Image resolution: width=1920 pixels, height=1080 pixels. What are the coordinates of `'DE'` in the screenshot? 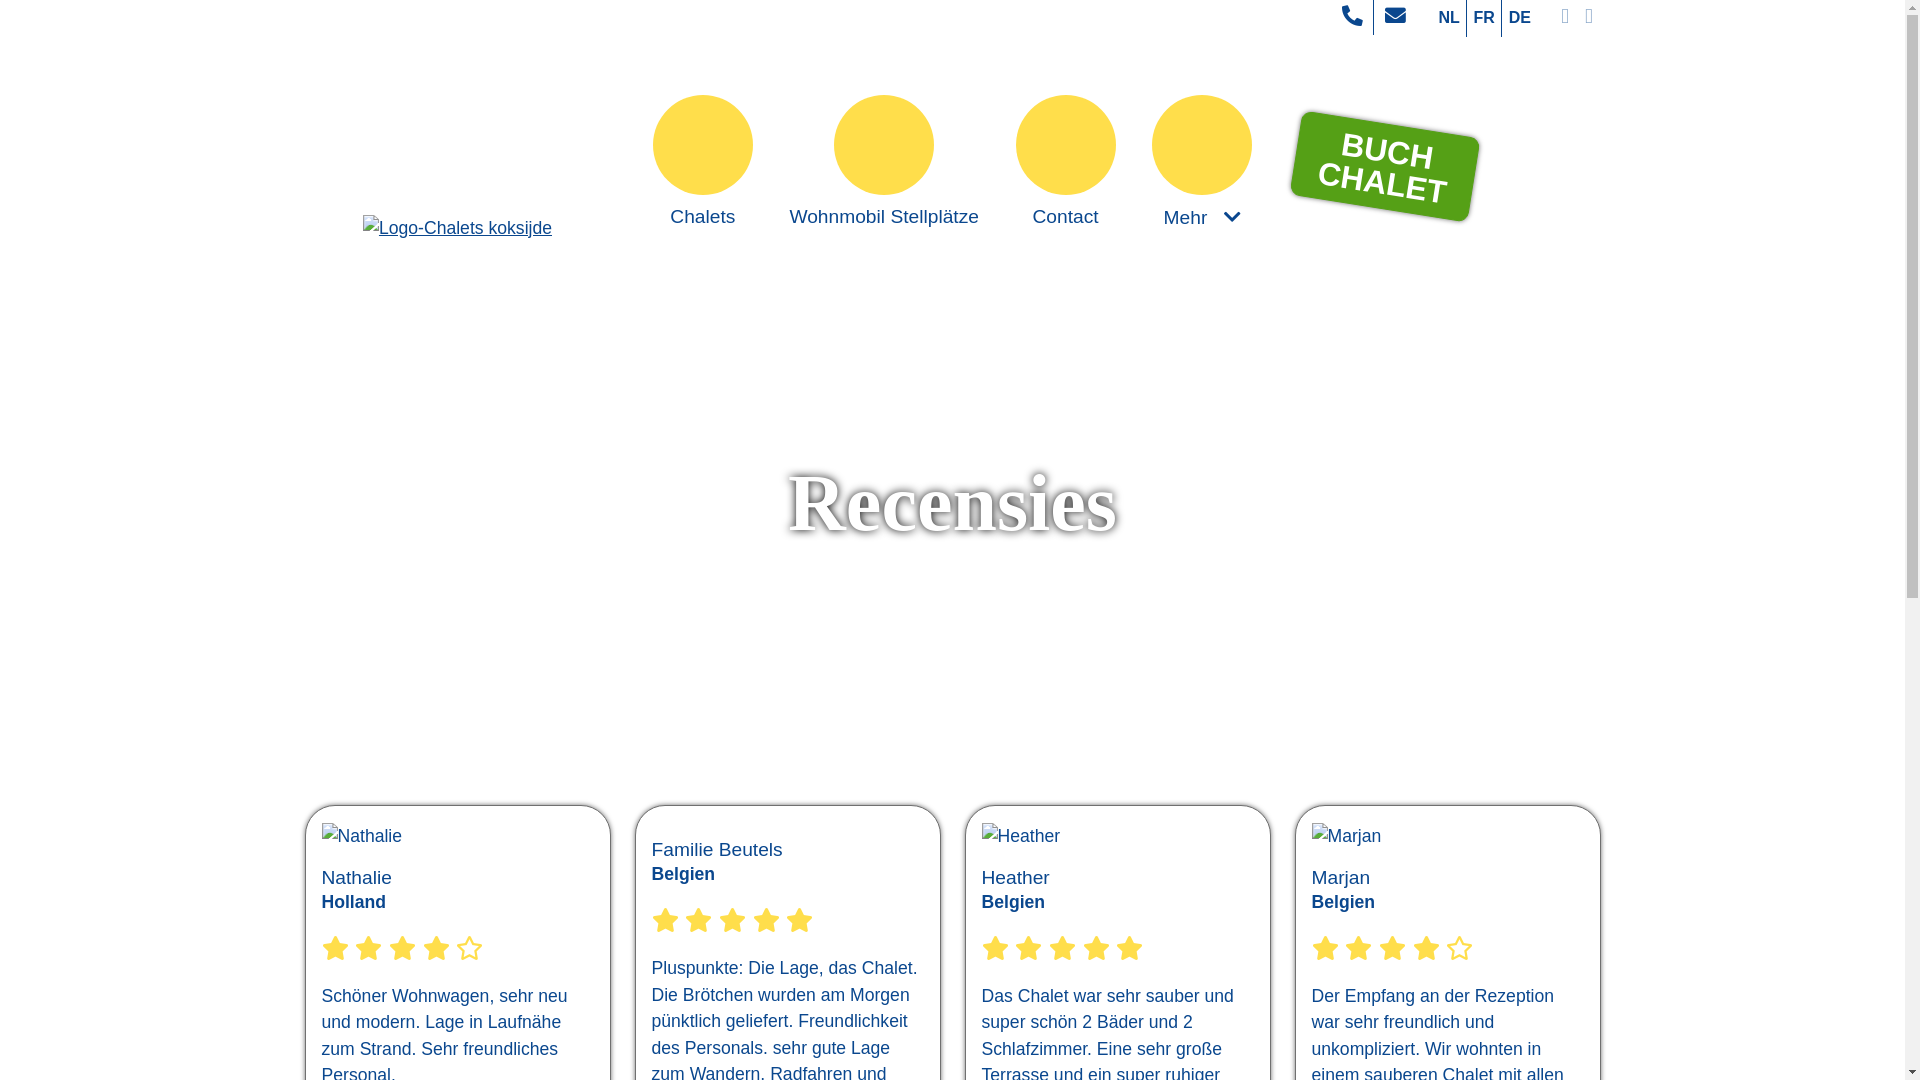 It's located at (1519, 18).